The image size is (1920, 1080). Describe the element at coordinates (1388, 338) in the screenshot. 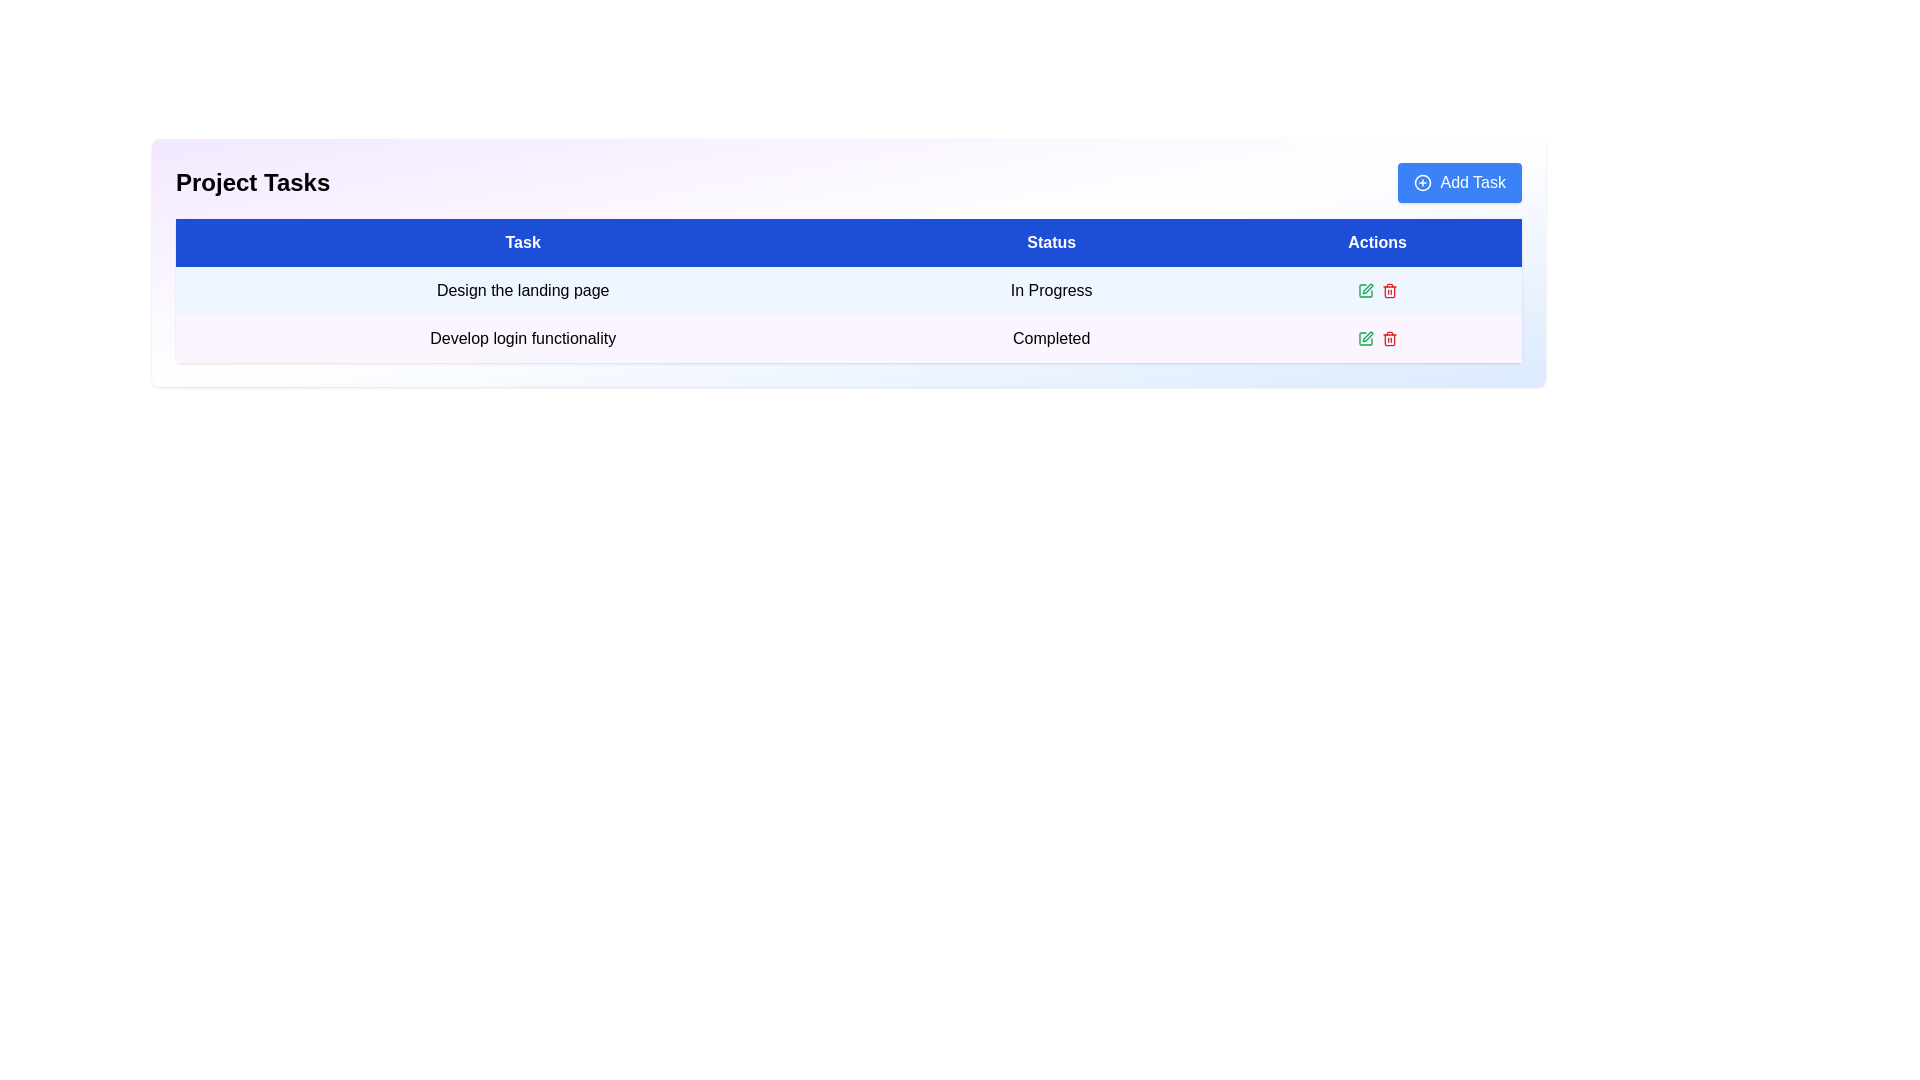

I see `the delete icon button located in the 'Actions' column of the 'Develop login functionality' row` at that location.